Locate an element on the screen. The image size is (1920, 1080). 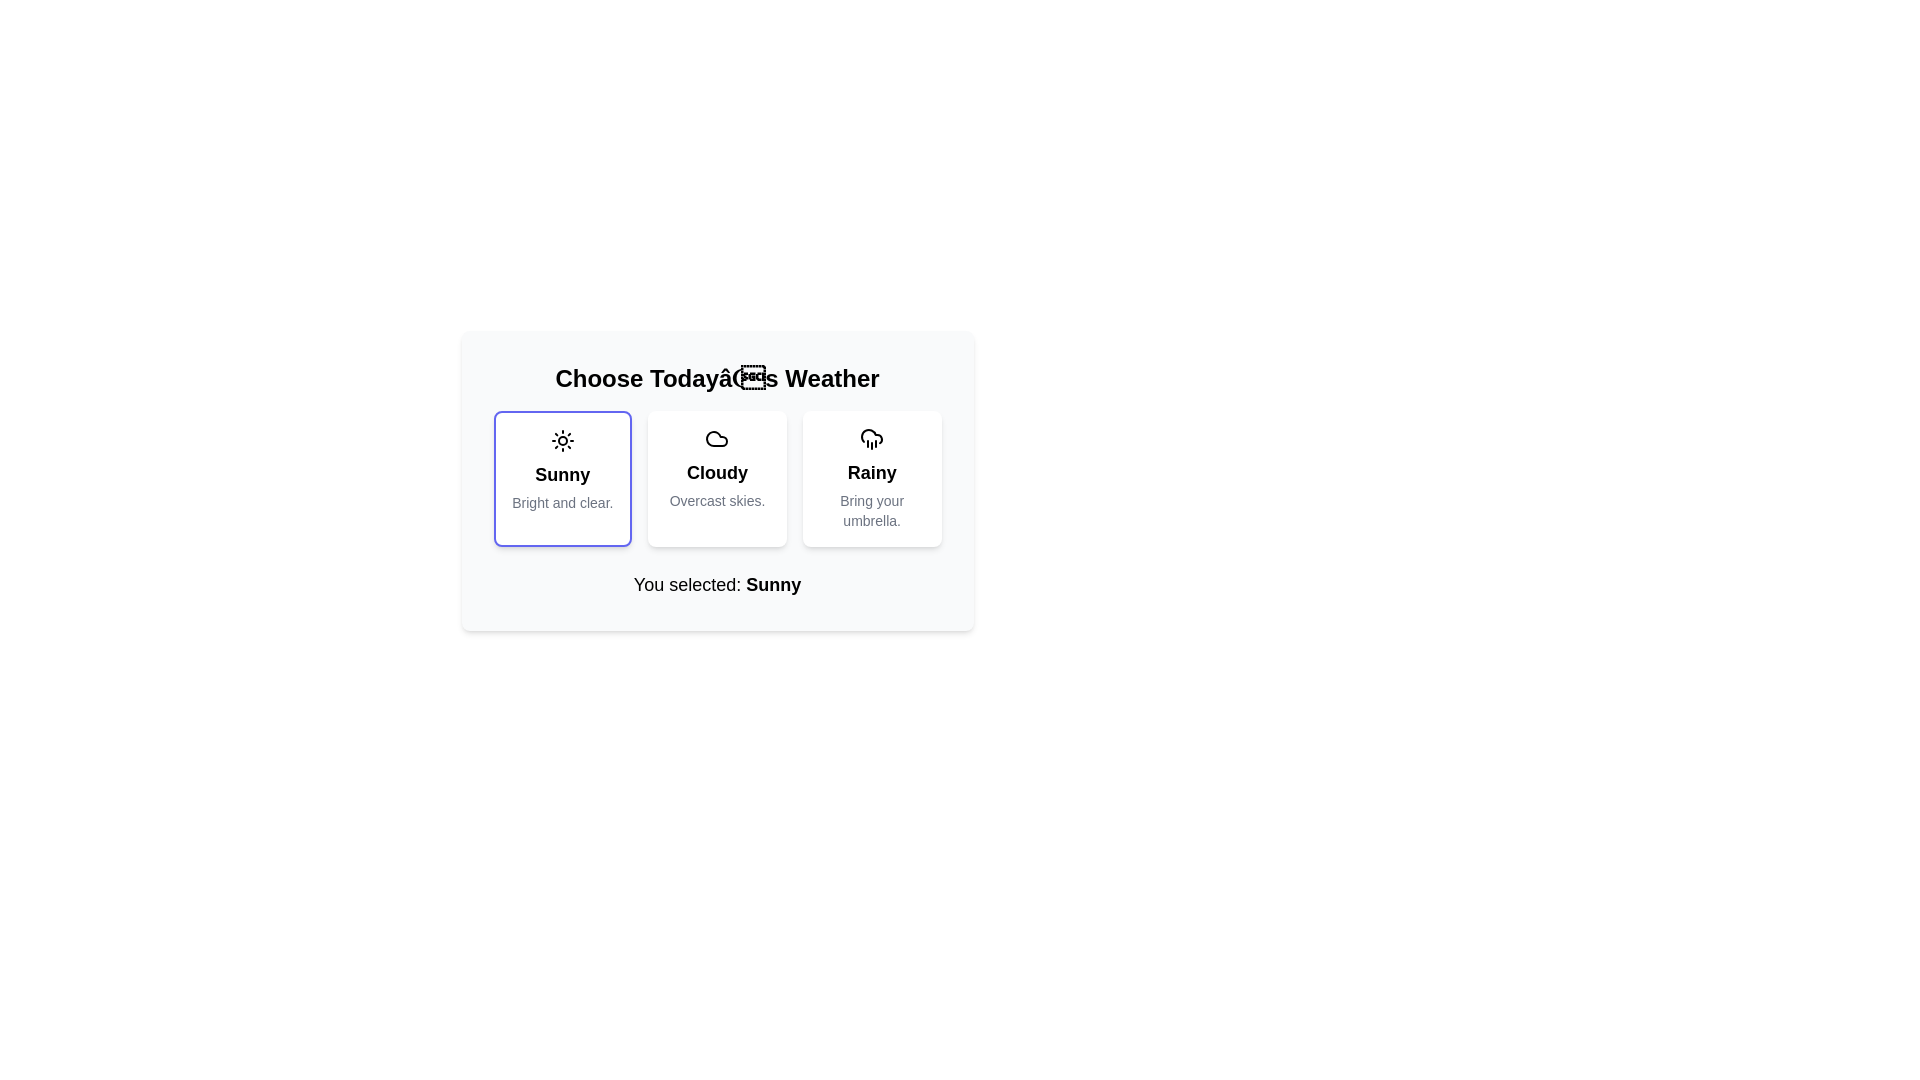
the 'Cloudy' interactive card in the weather selection menu is located at coordinates (717, 478).